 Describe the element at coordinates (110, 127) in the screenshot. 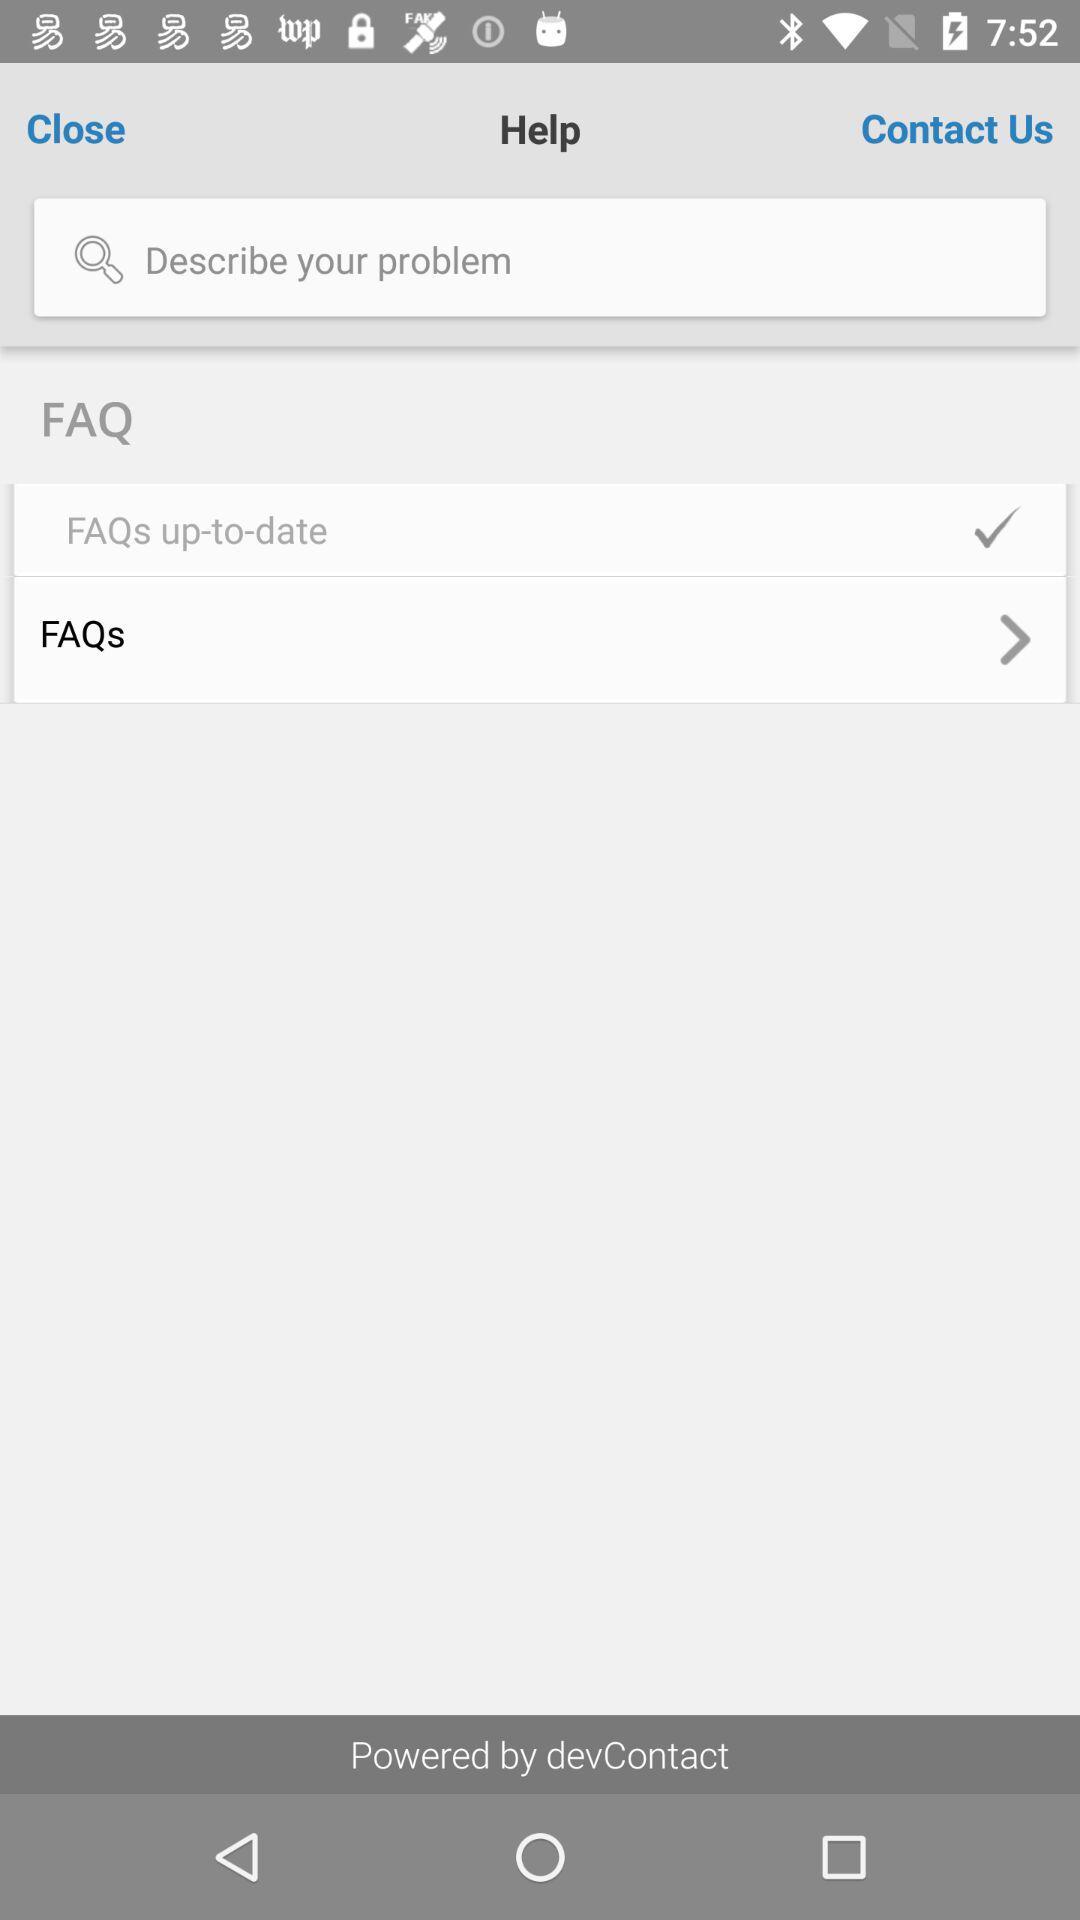

I see `the button which is on the left of help` at that location.